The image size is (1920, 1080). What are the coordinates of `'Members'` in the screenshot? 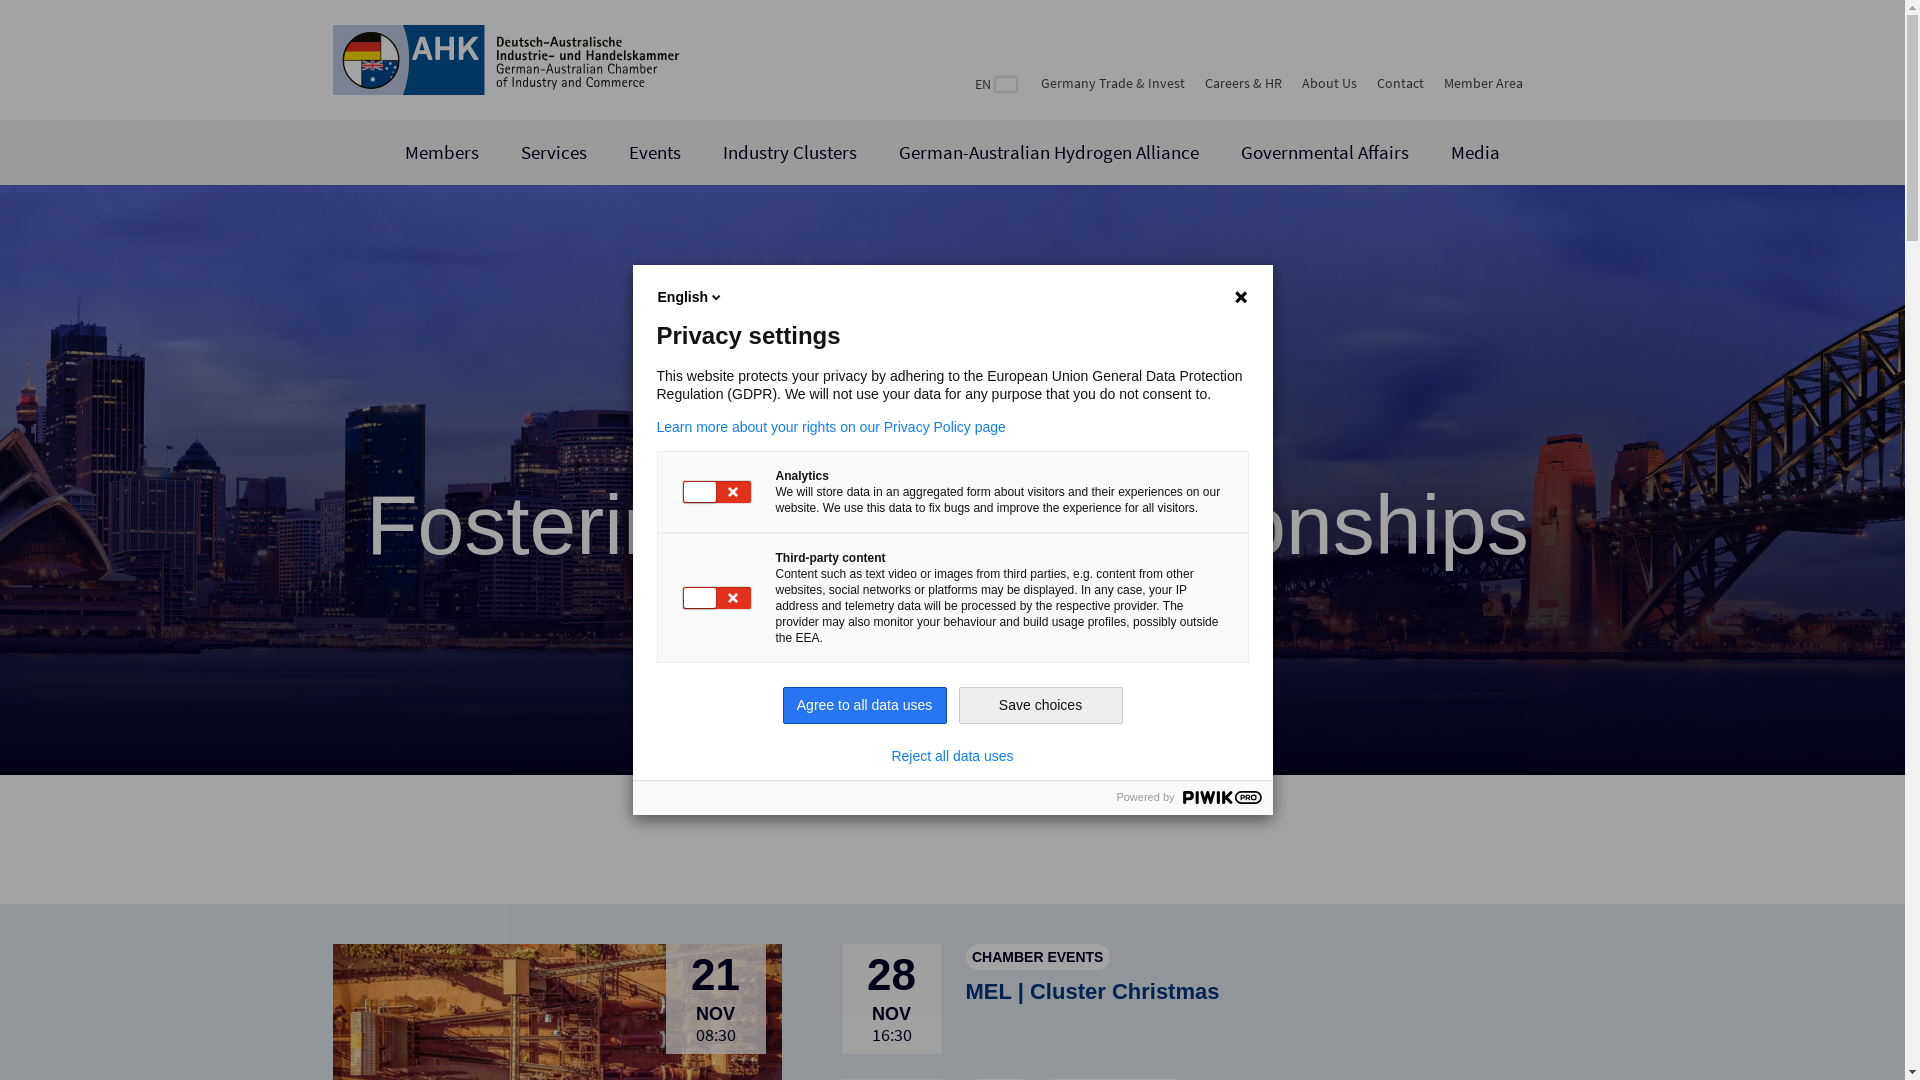 It's located at (403, 151).